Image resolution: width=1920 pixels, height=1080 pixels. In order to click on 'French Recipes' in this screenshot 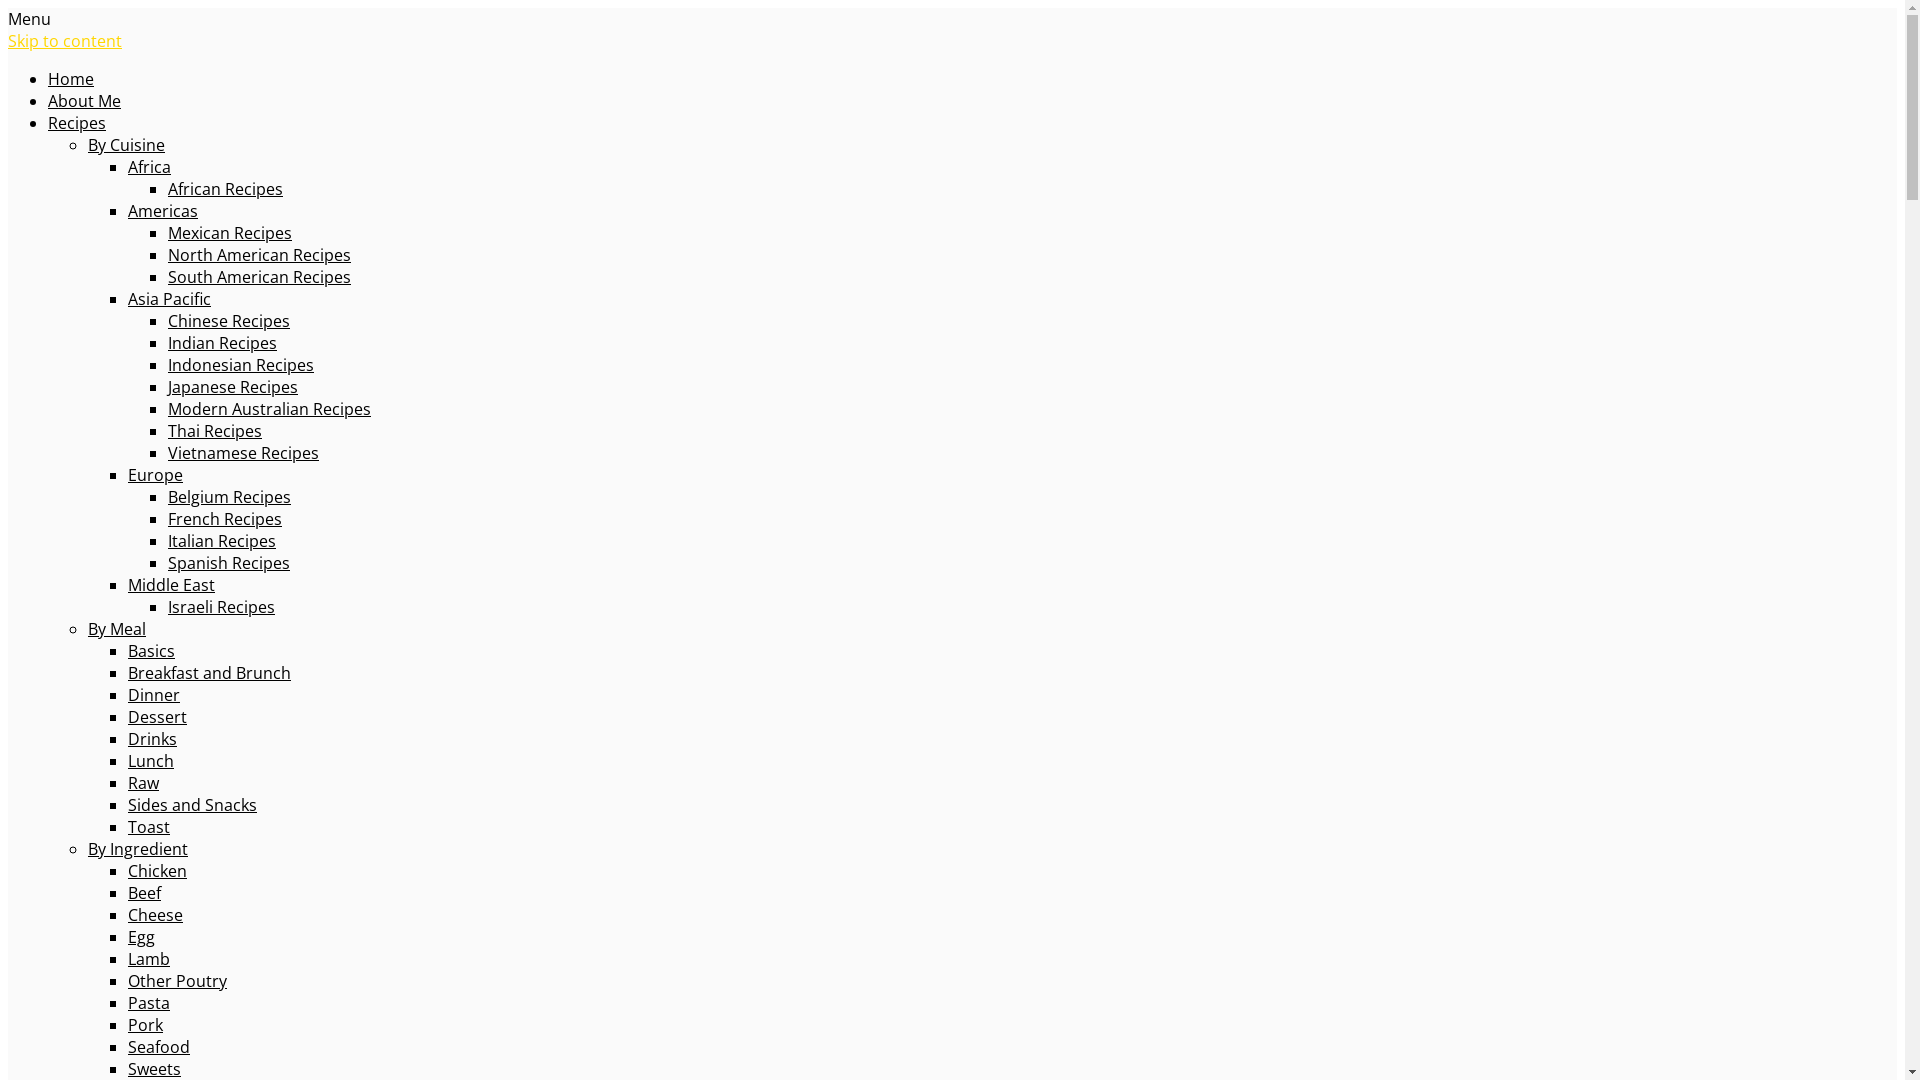, I will do `click(225, 518)`.